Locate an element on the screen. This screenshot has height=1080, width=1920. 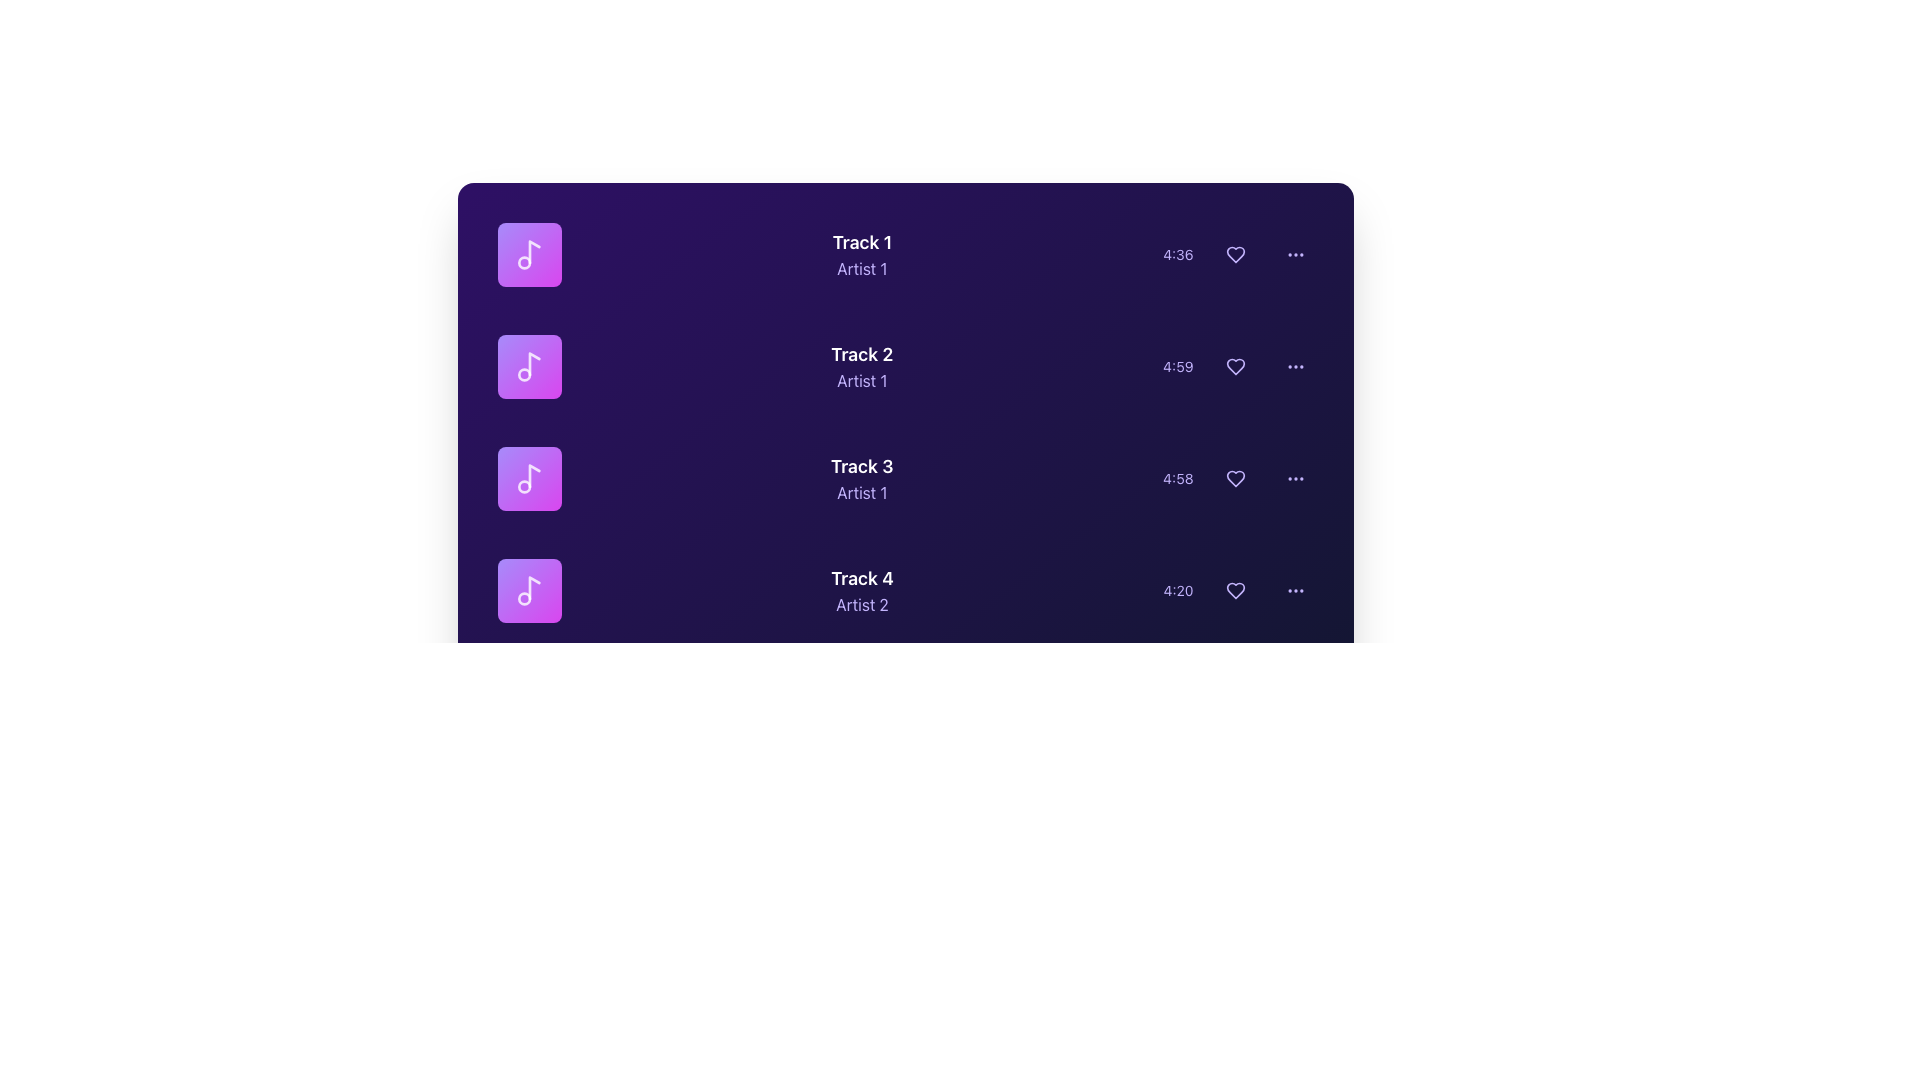
duration text label associated with 'Track 4', positioned in the bottom row and aligned horizontally with similar text representations is located at coordinates (1178, 589).